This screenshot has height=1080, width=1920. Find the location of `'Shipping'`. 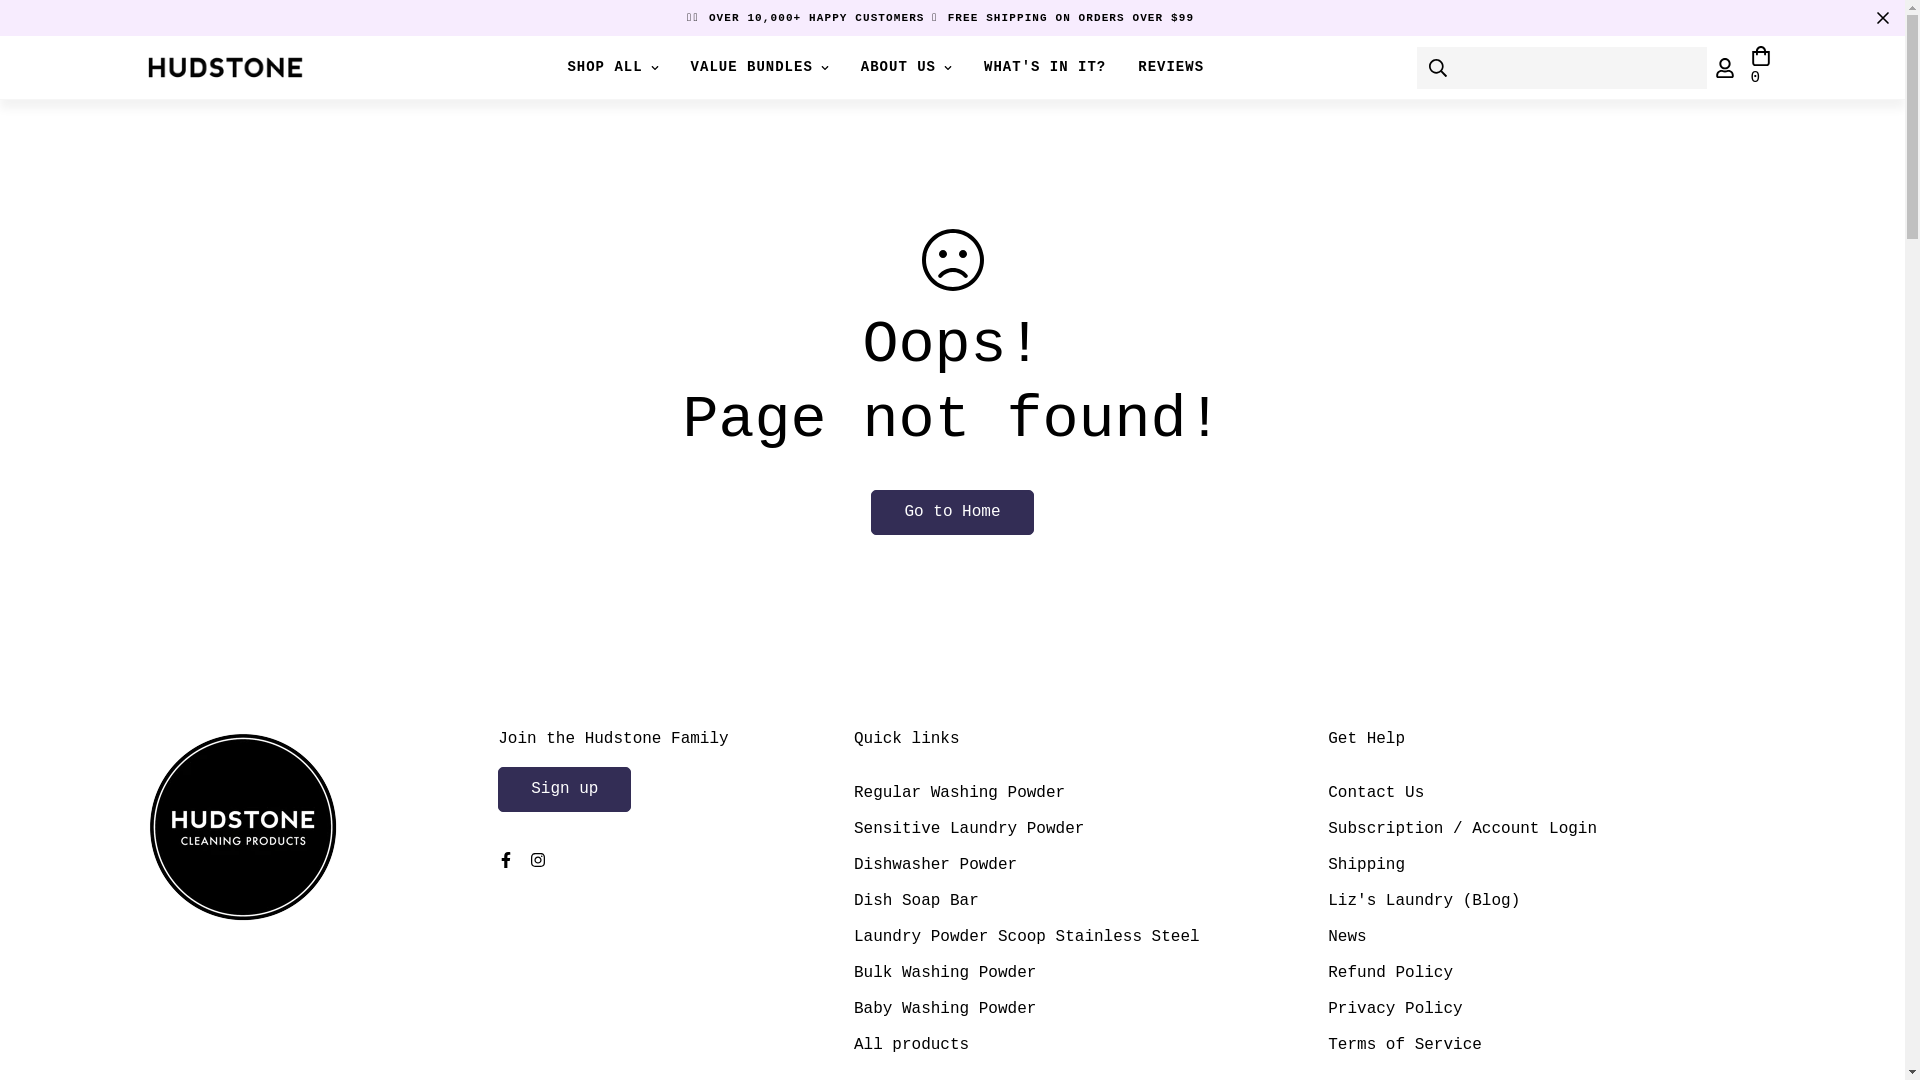

'Shipping' is located at coordinates (1365, 863).